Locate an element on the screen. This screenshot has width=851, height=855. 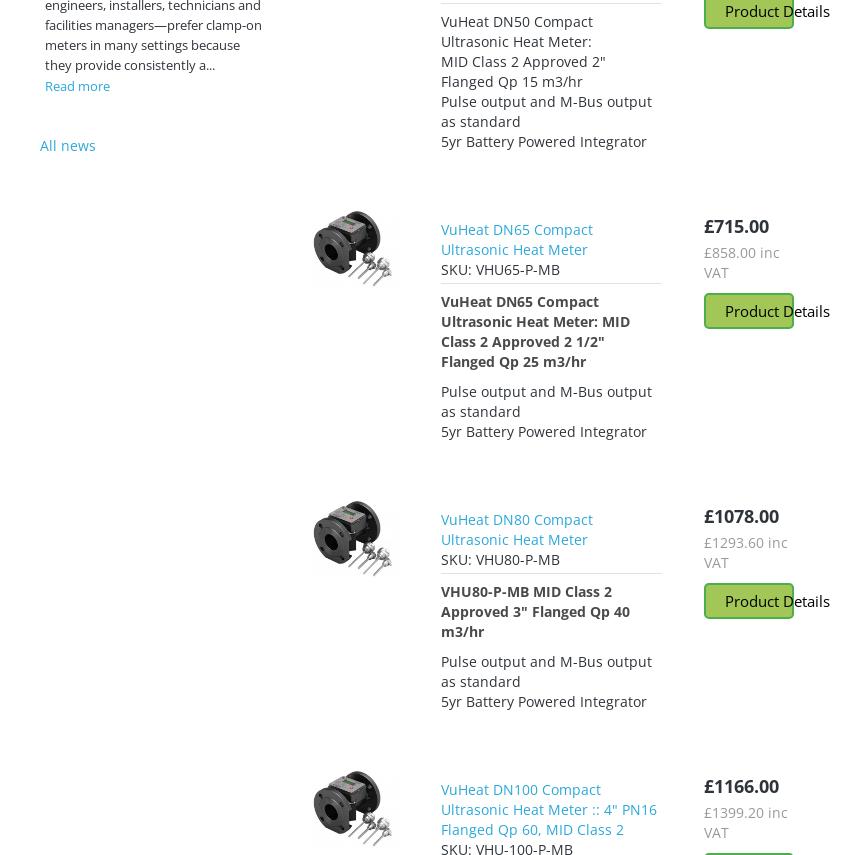
'£1078.00' is located at coordinates (741, 514).